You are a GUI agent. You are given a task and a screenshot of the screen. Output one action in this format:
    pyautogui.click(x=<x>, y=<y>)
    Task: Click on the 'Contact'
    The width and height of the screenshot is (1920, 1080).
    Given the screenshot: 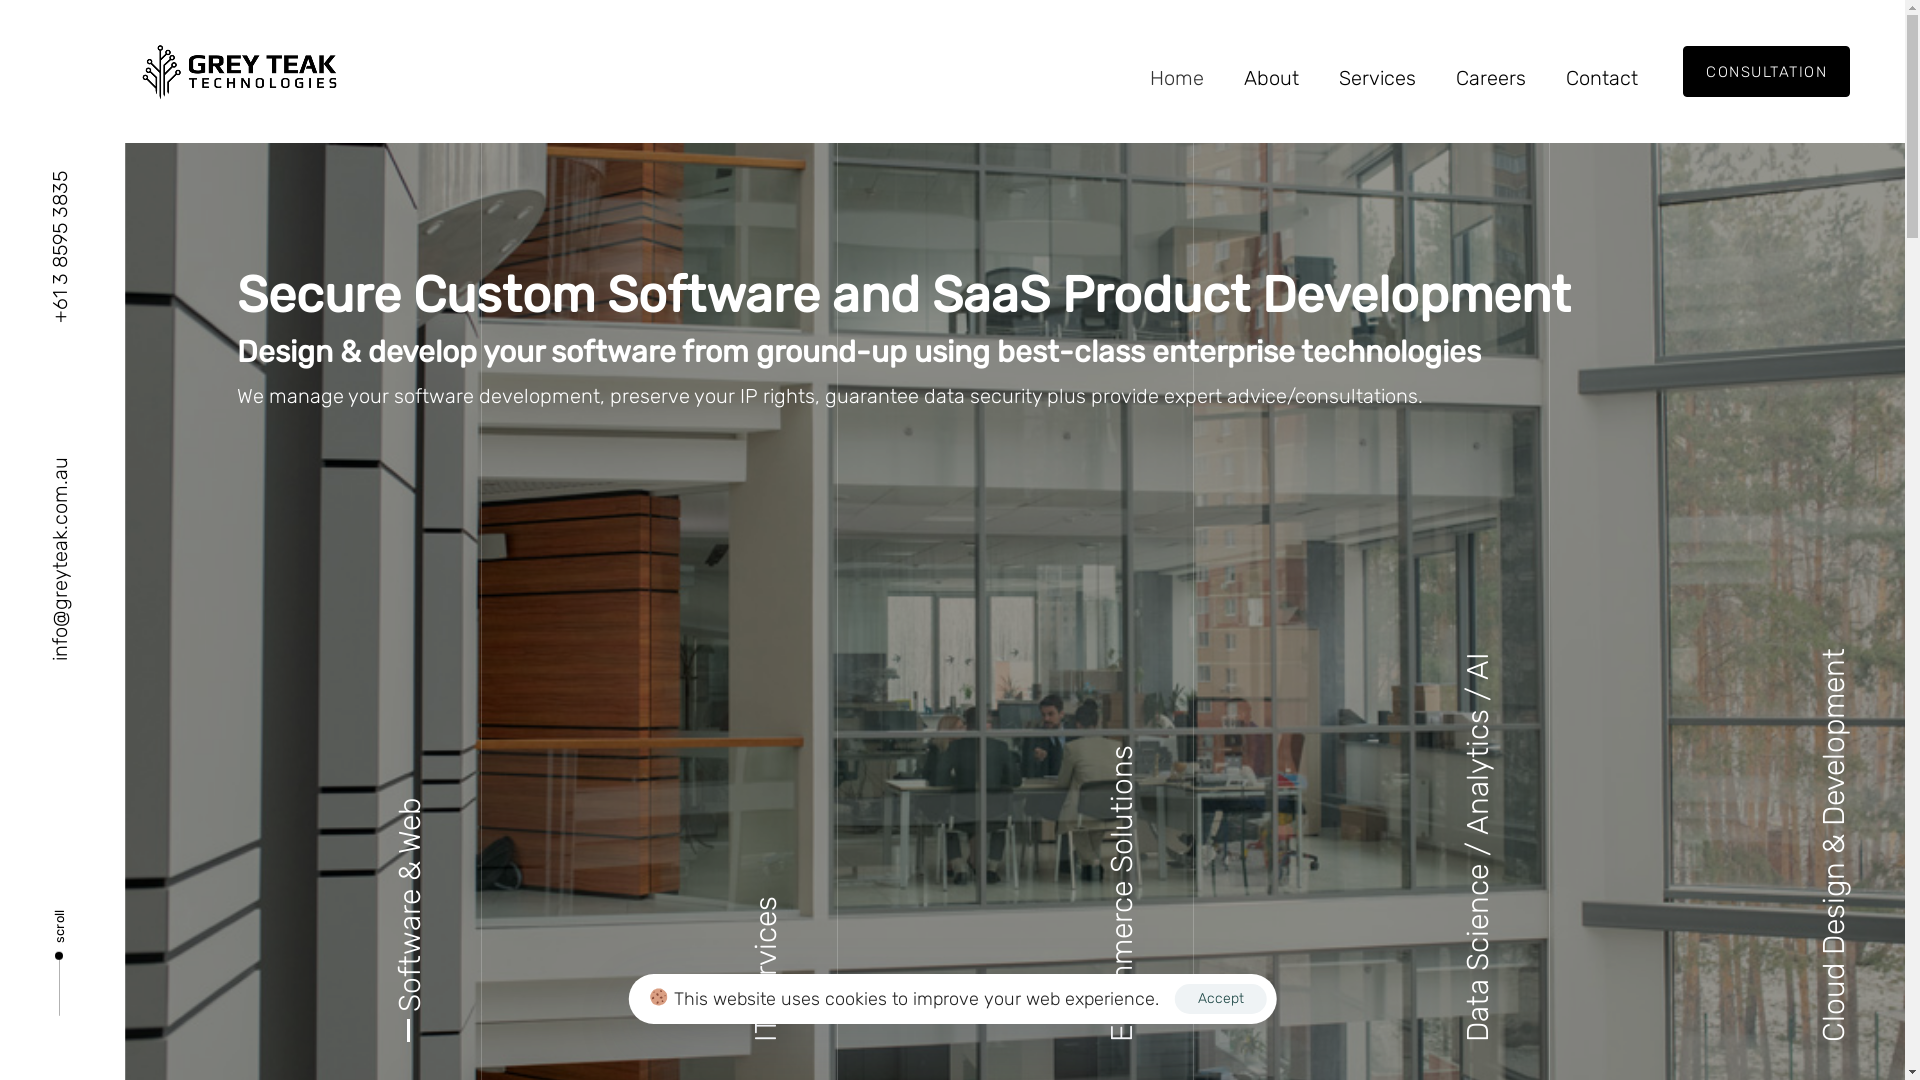 What is the action you would take?
    pyautogui.click(x=1544, y=76)
    